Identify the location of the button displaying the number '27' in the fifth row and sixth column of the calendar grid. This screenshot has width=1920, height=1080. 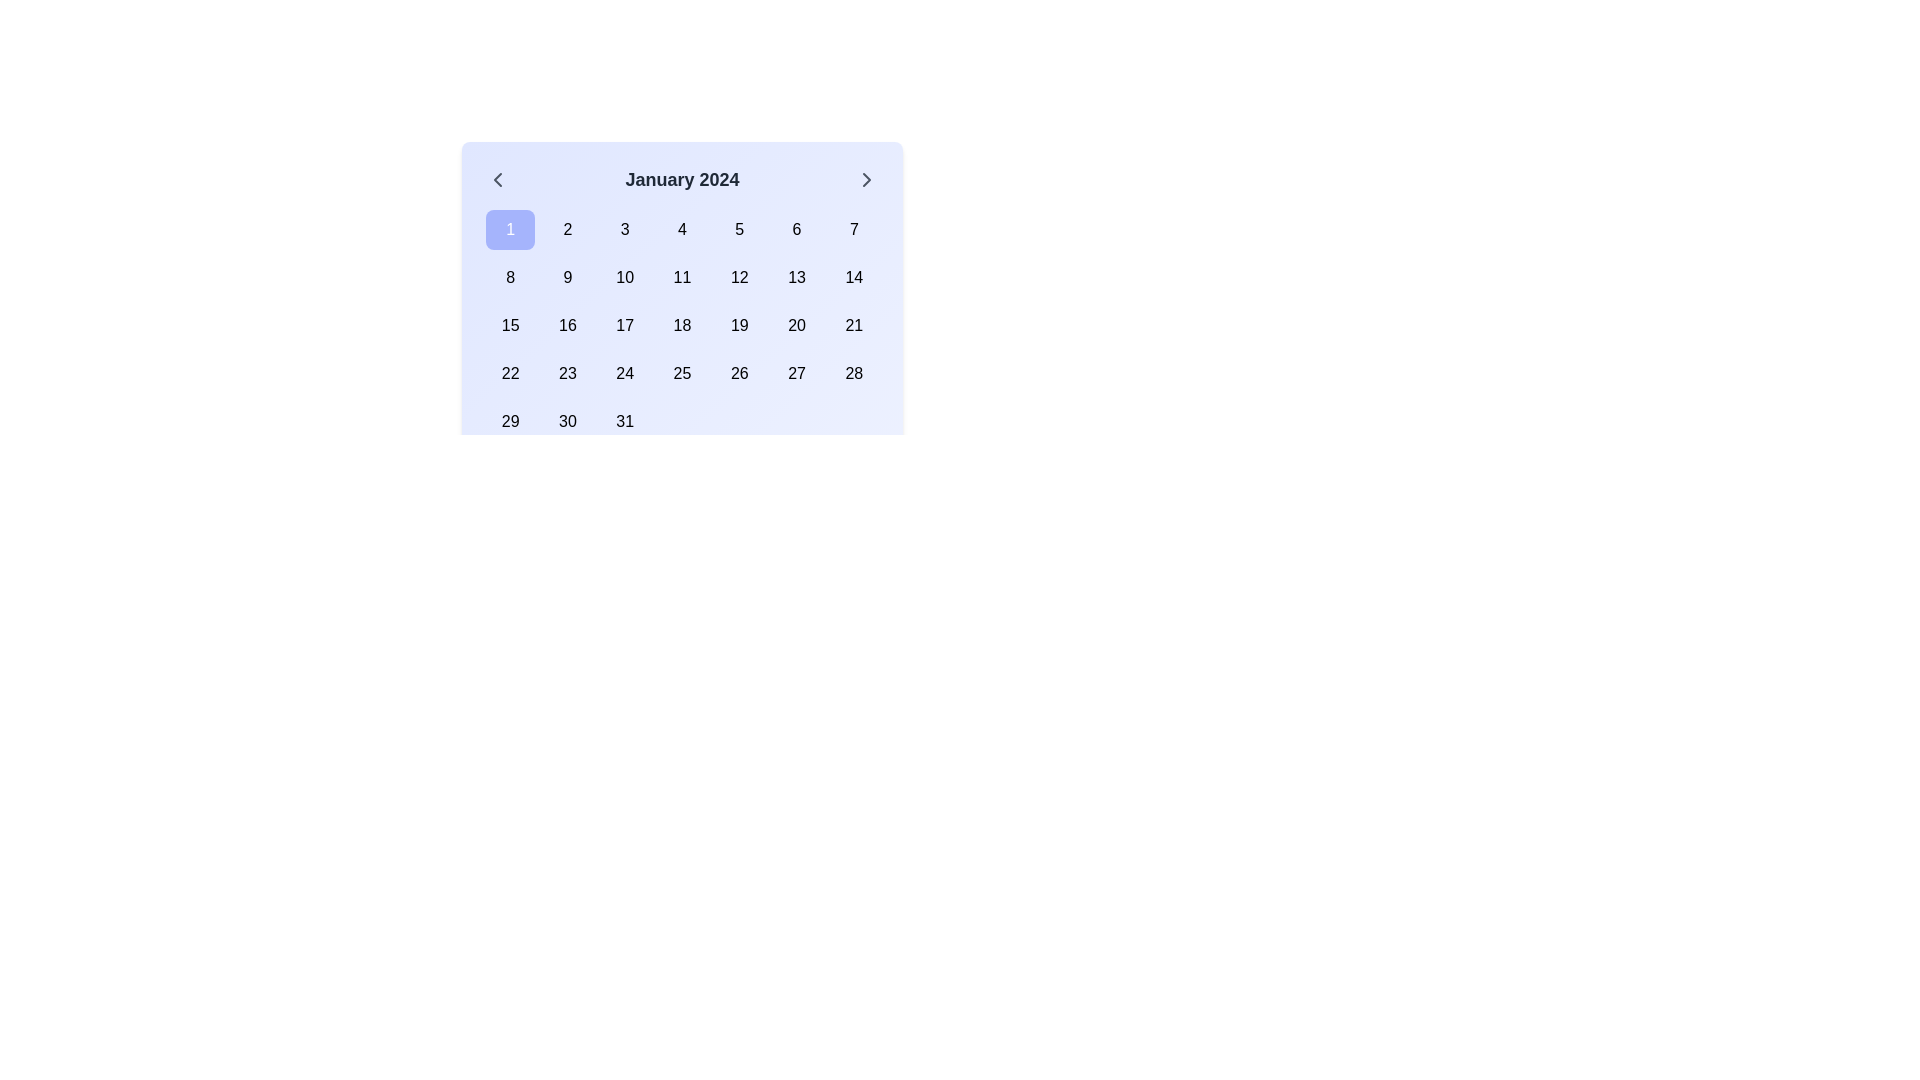
(795, 374).